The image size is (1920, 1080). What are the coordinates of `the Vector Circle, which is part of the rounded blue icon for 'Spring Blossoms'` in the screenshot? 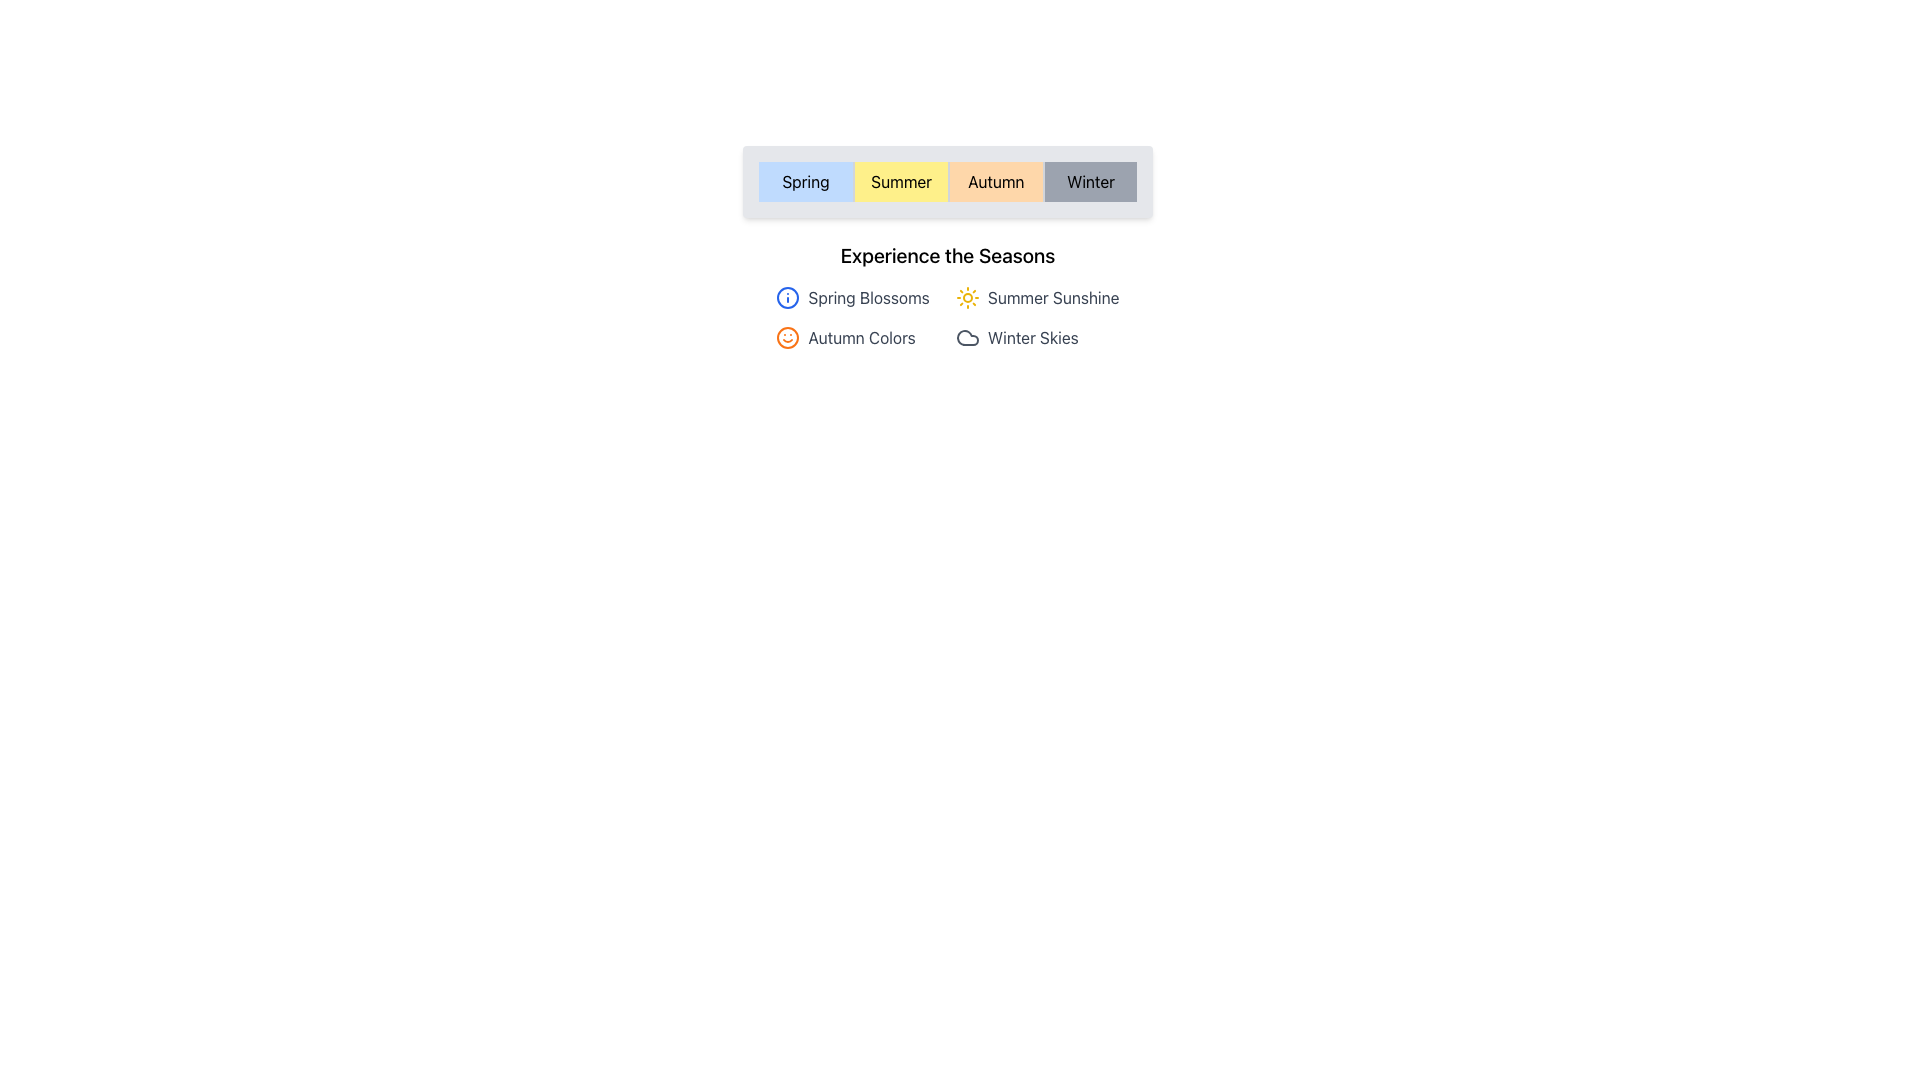 It's located at (787, 297).